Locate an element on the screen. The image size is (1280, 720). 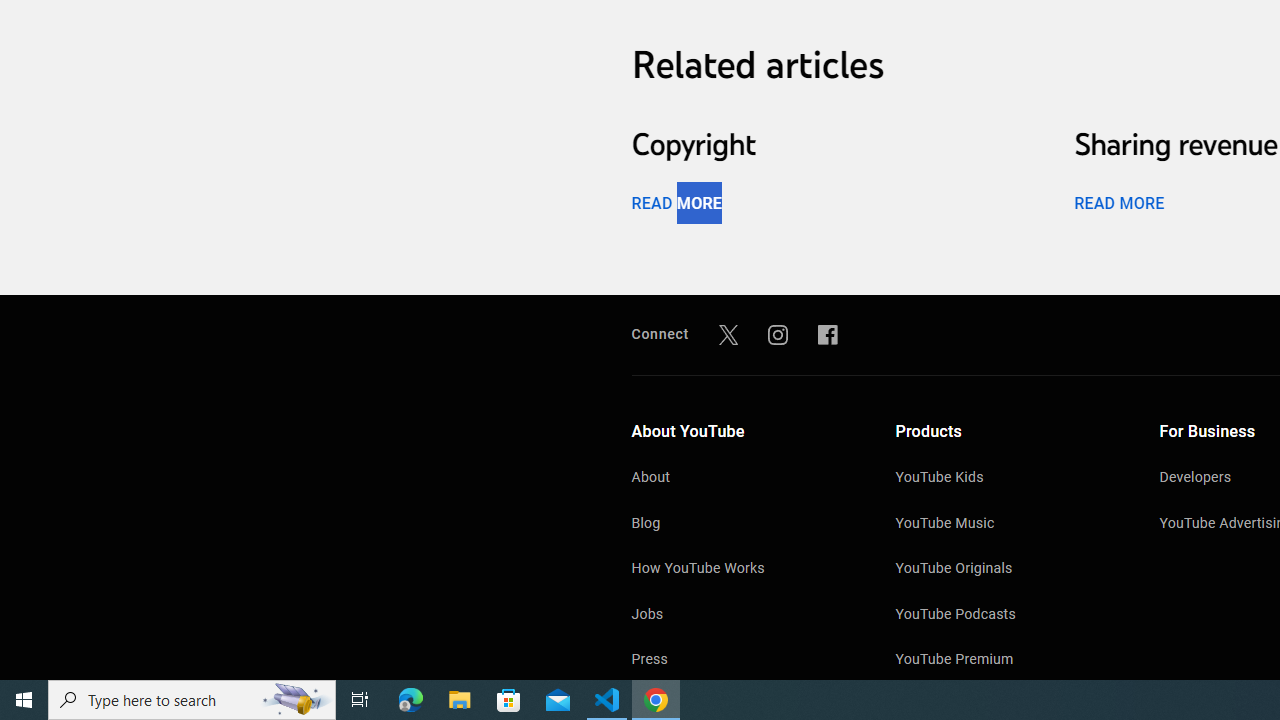
'READ MORE' is located at coordinates (1118, 203).